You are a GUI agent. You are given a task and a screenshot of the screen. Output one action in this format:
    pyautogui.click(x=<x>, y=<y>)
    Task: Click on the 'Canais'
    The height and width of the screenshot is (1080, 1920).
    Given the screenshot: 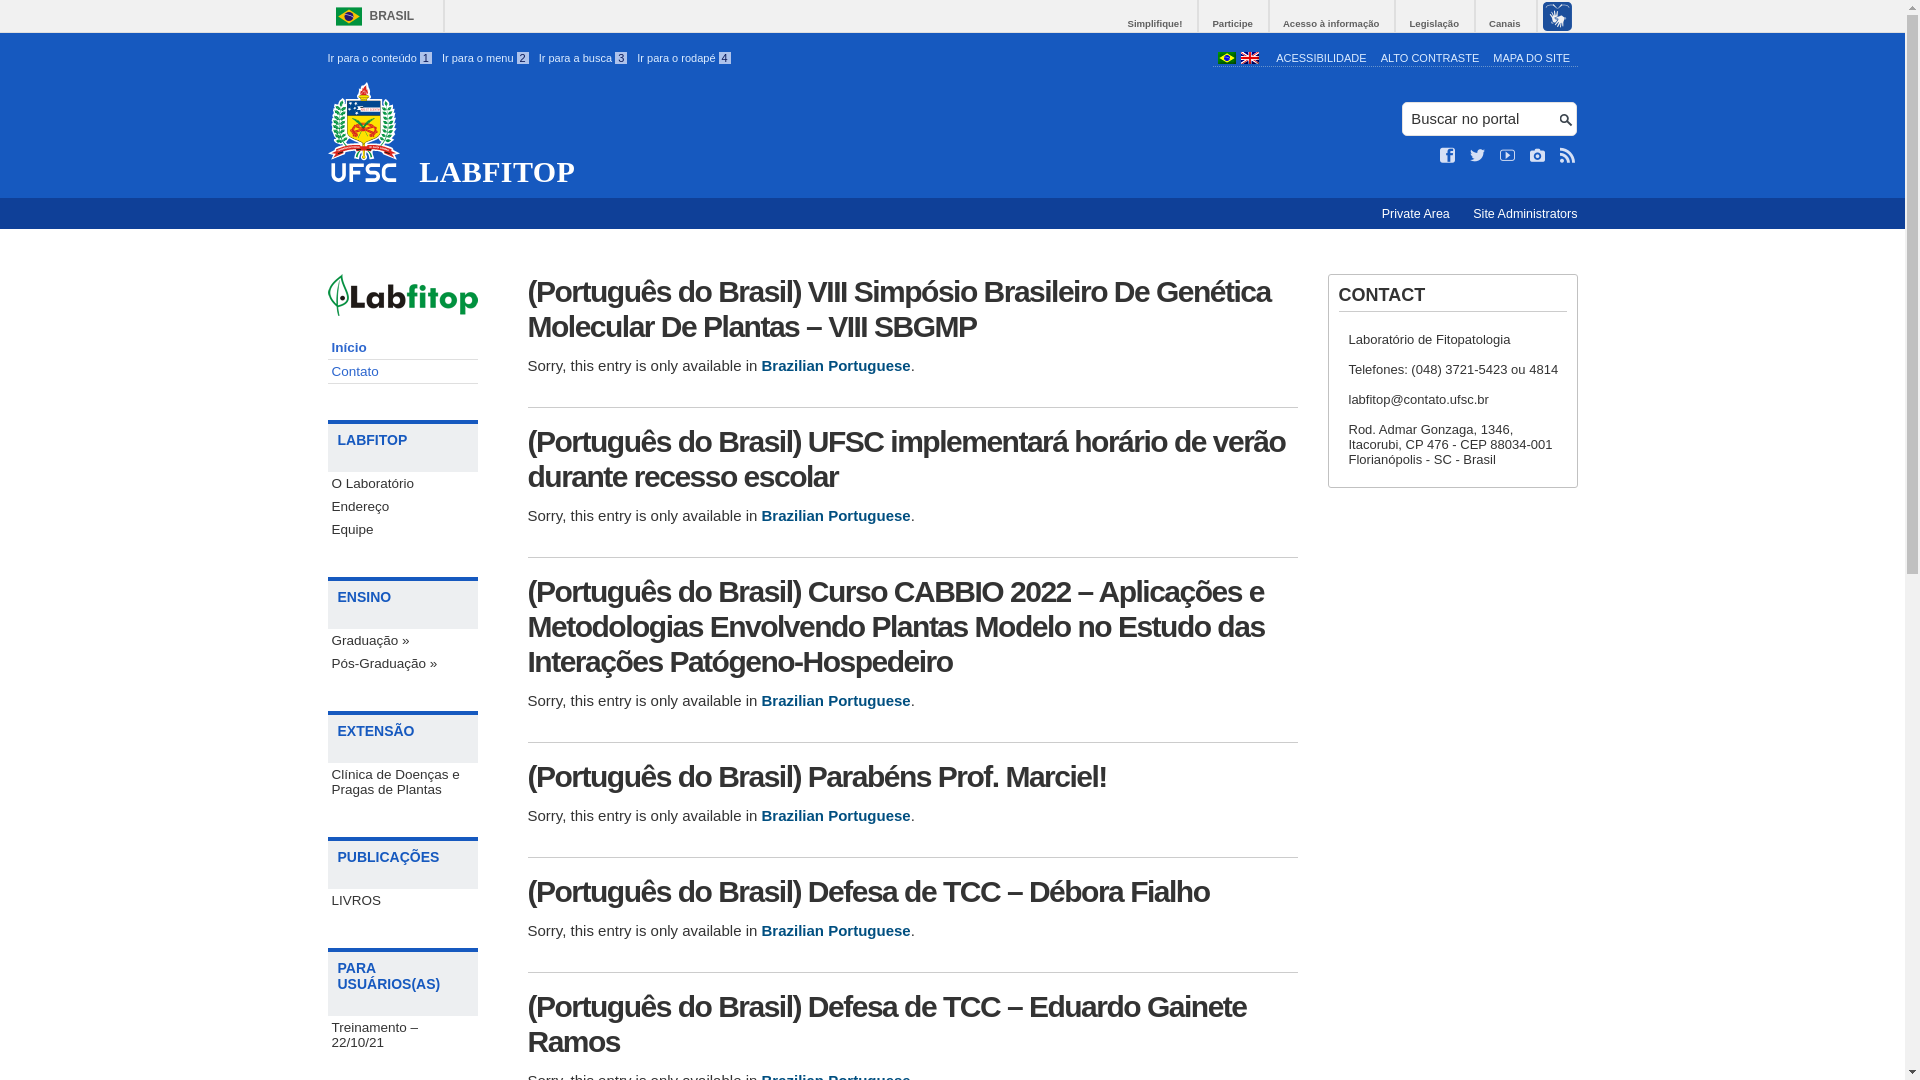 What is the action you would take?
    pyautogui.click(x=1505, y=23)
    